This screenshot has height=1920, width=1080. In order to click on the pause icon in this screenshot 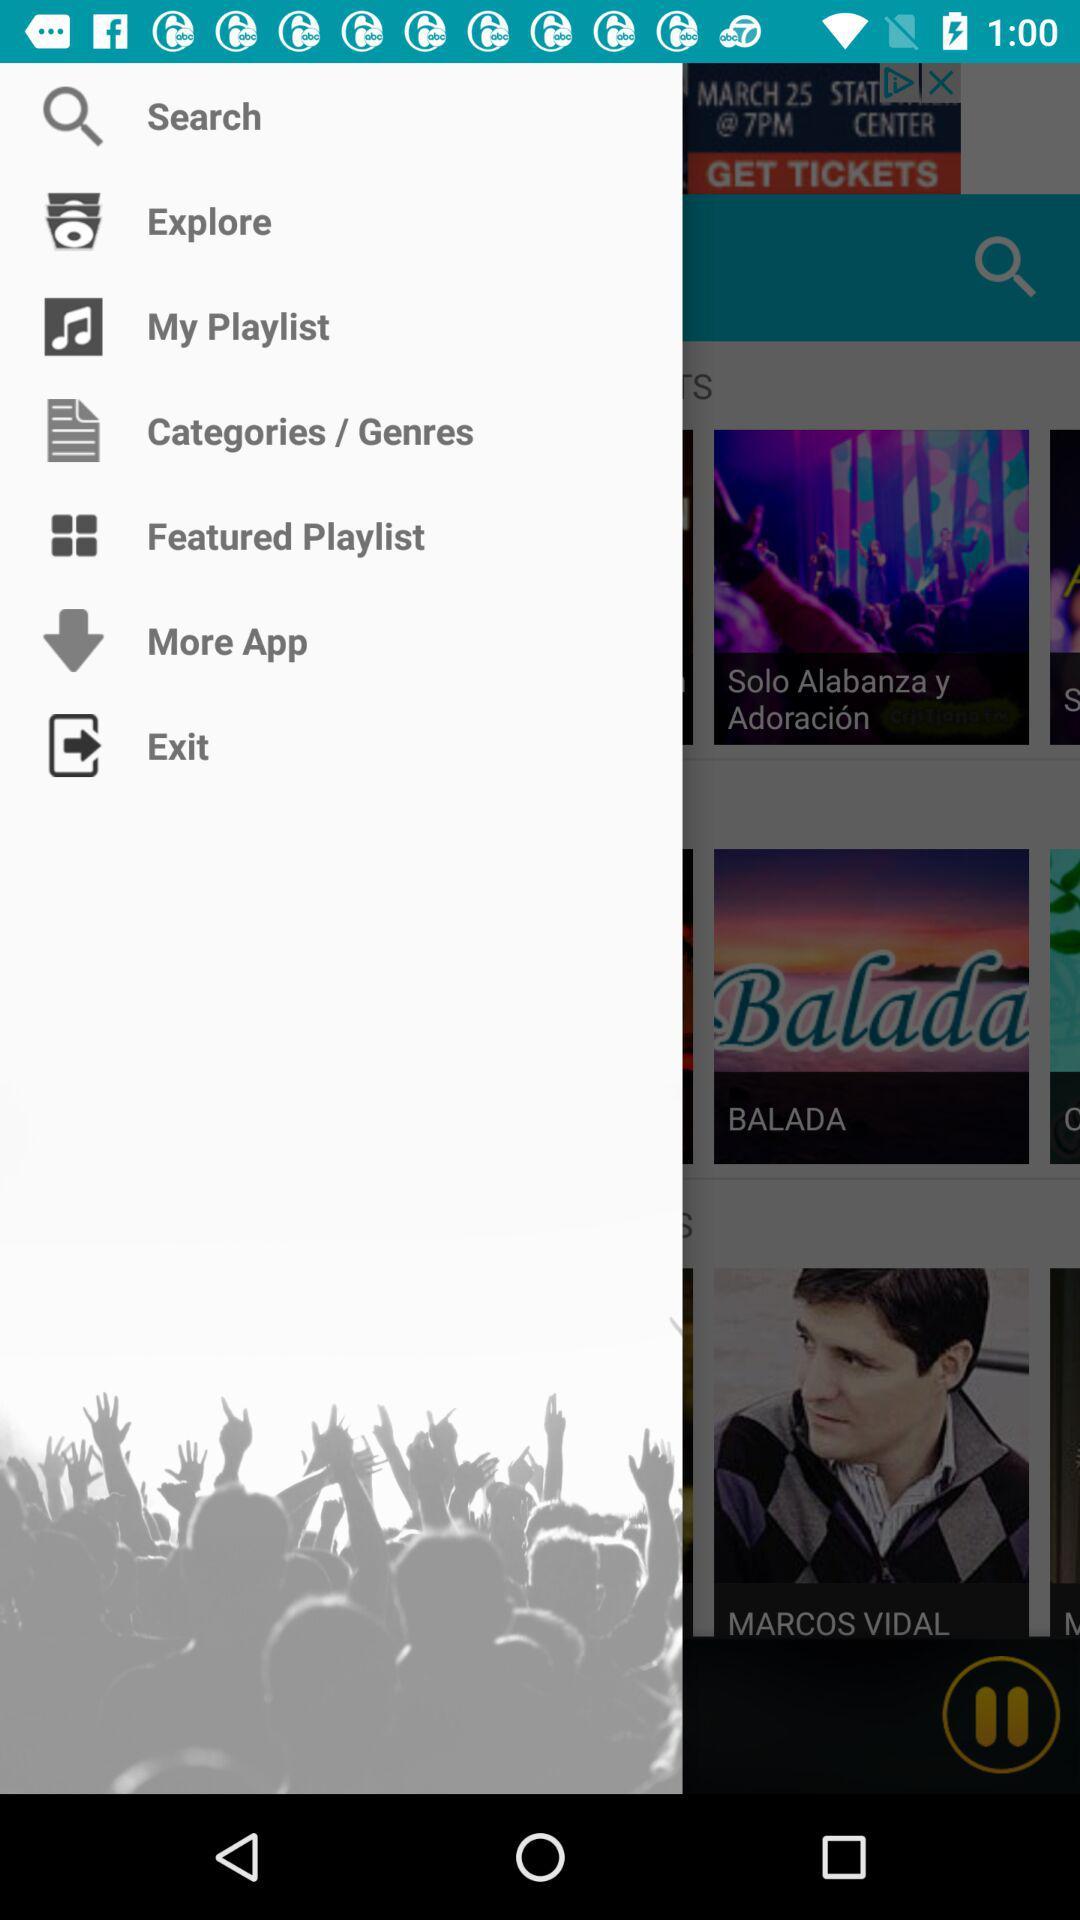, I will do `click(1001, 1714)`.